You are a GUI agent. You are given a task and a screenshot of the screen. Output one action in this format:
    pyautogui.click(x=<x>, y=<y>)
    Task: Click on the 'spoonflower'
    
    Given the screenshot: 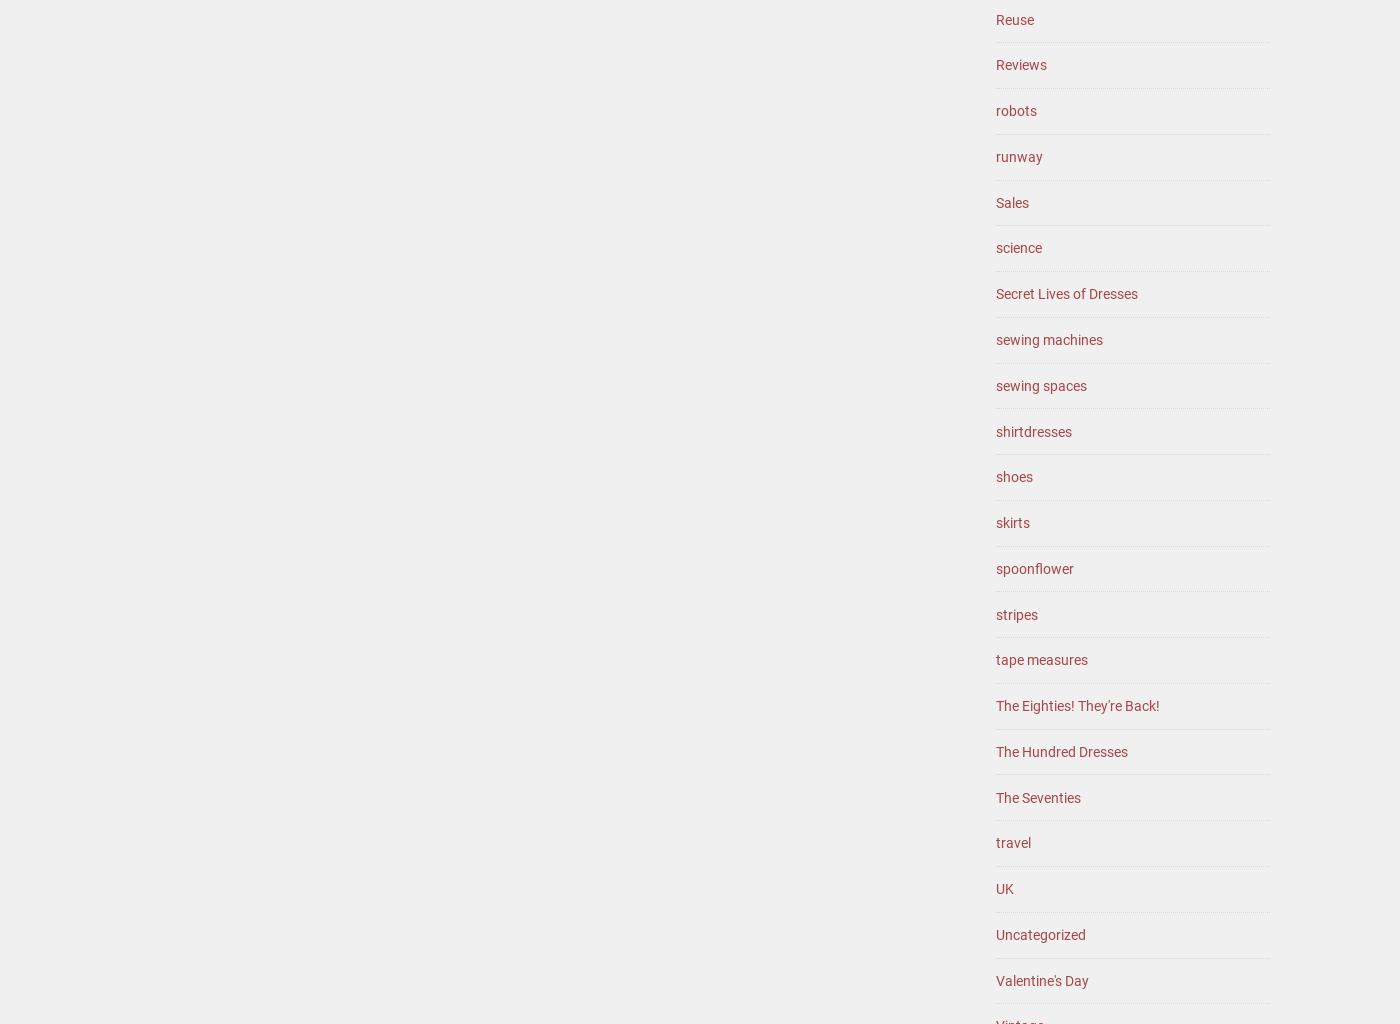 What is the action you would take?
    pyautogui.click(x=995, y=567)
    